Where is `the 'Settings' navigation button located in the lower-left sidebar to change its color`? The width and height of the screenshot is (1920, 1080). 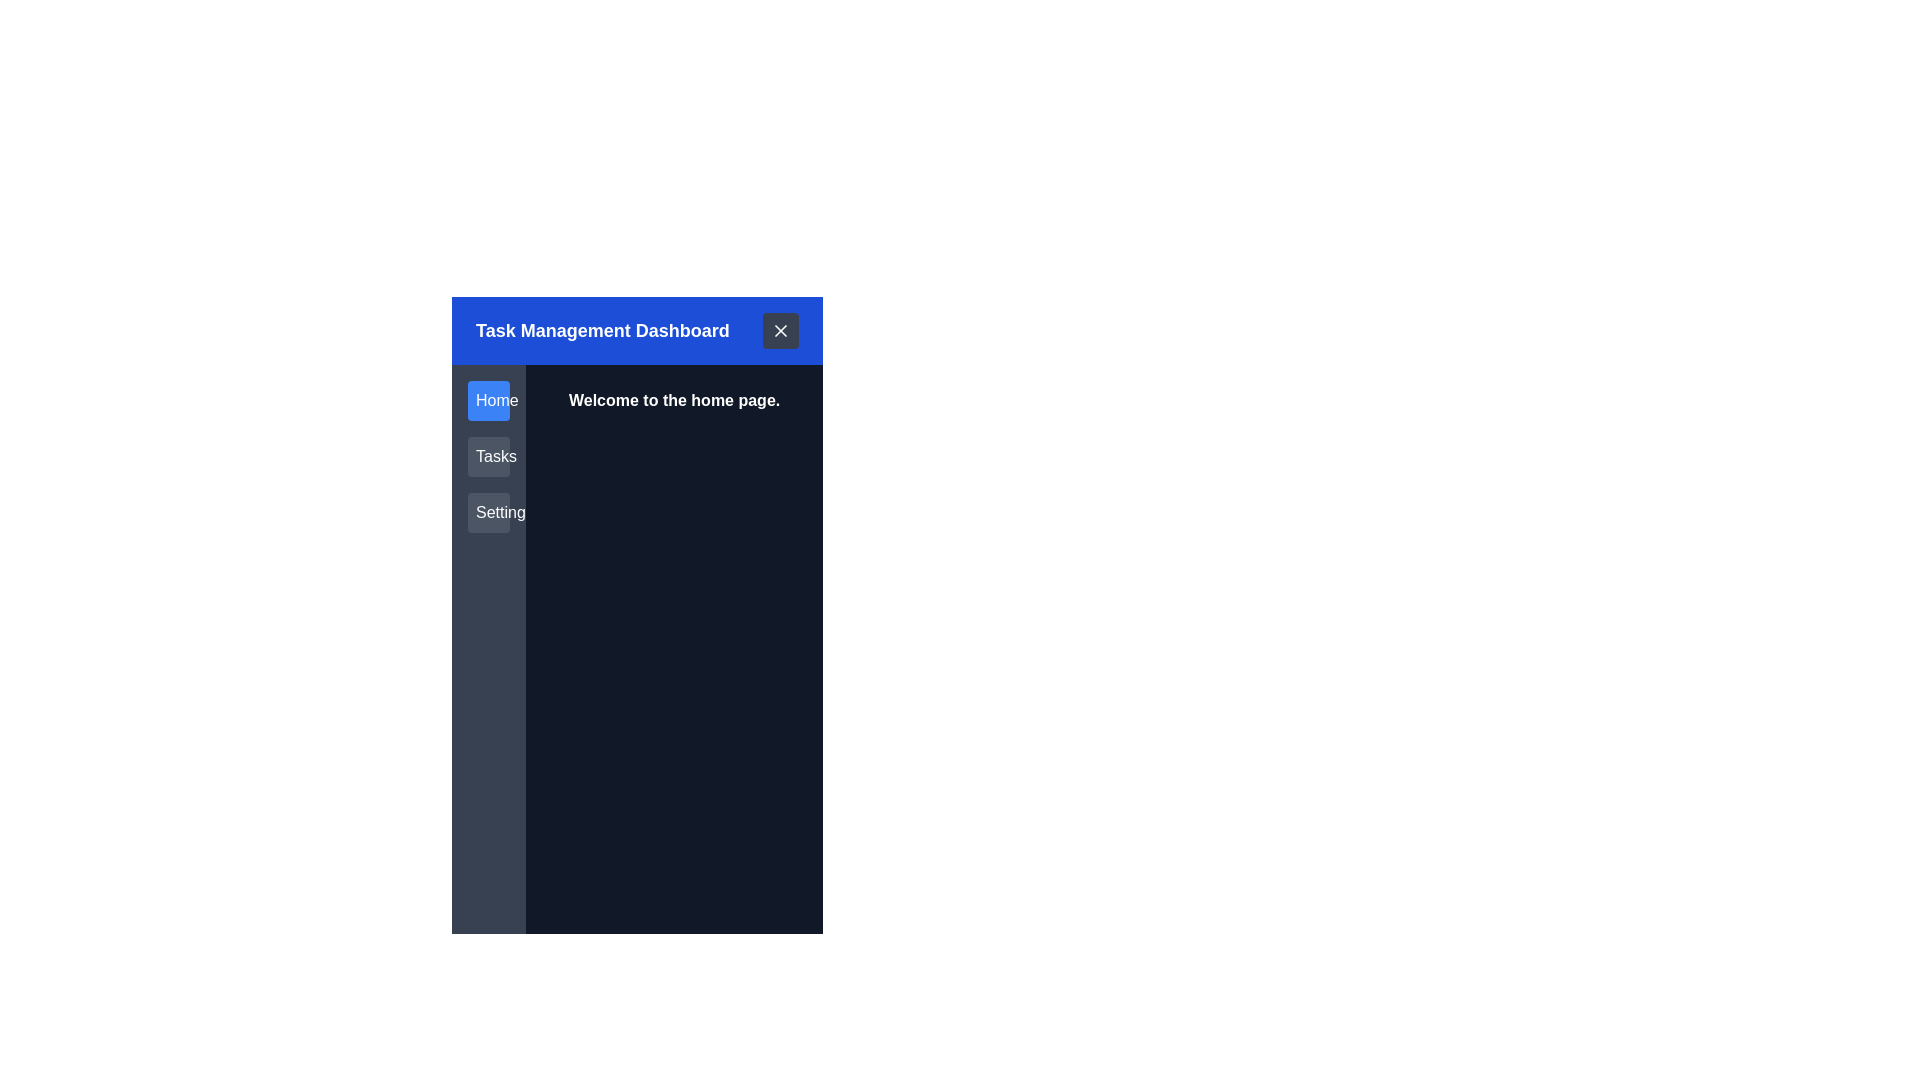 the 'Settings' navigation button located in the lower-left sidebar to change its color is located at coordinates (489, 512).